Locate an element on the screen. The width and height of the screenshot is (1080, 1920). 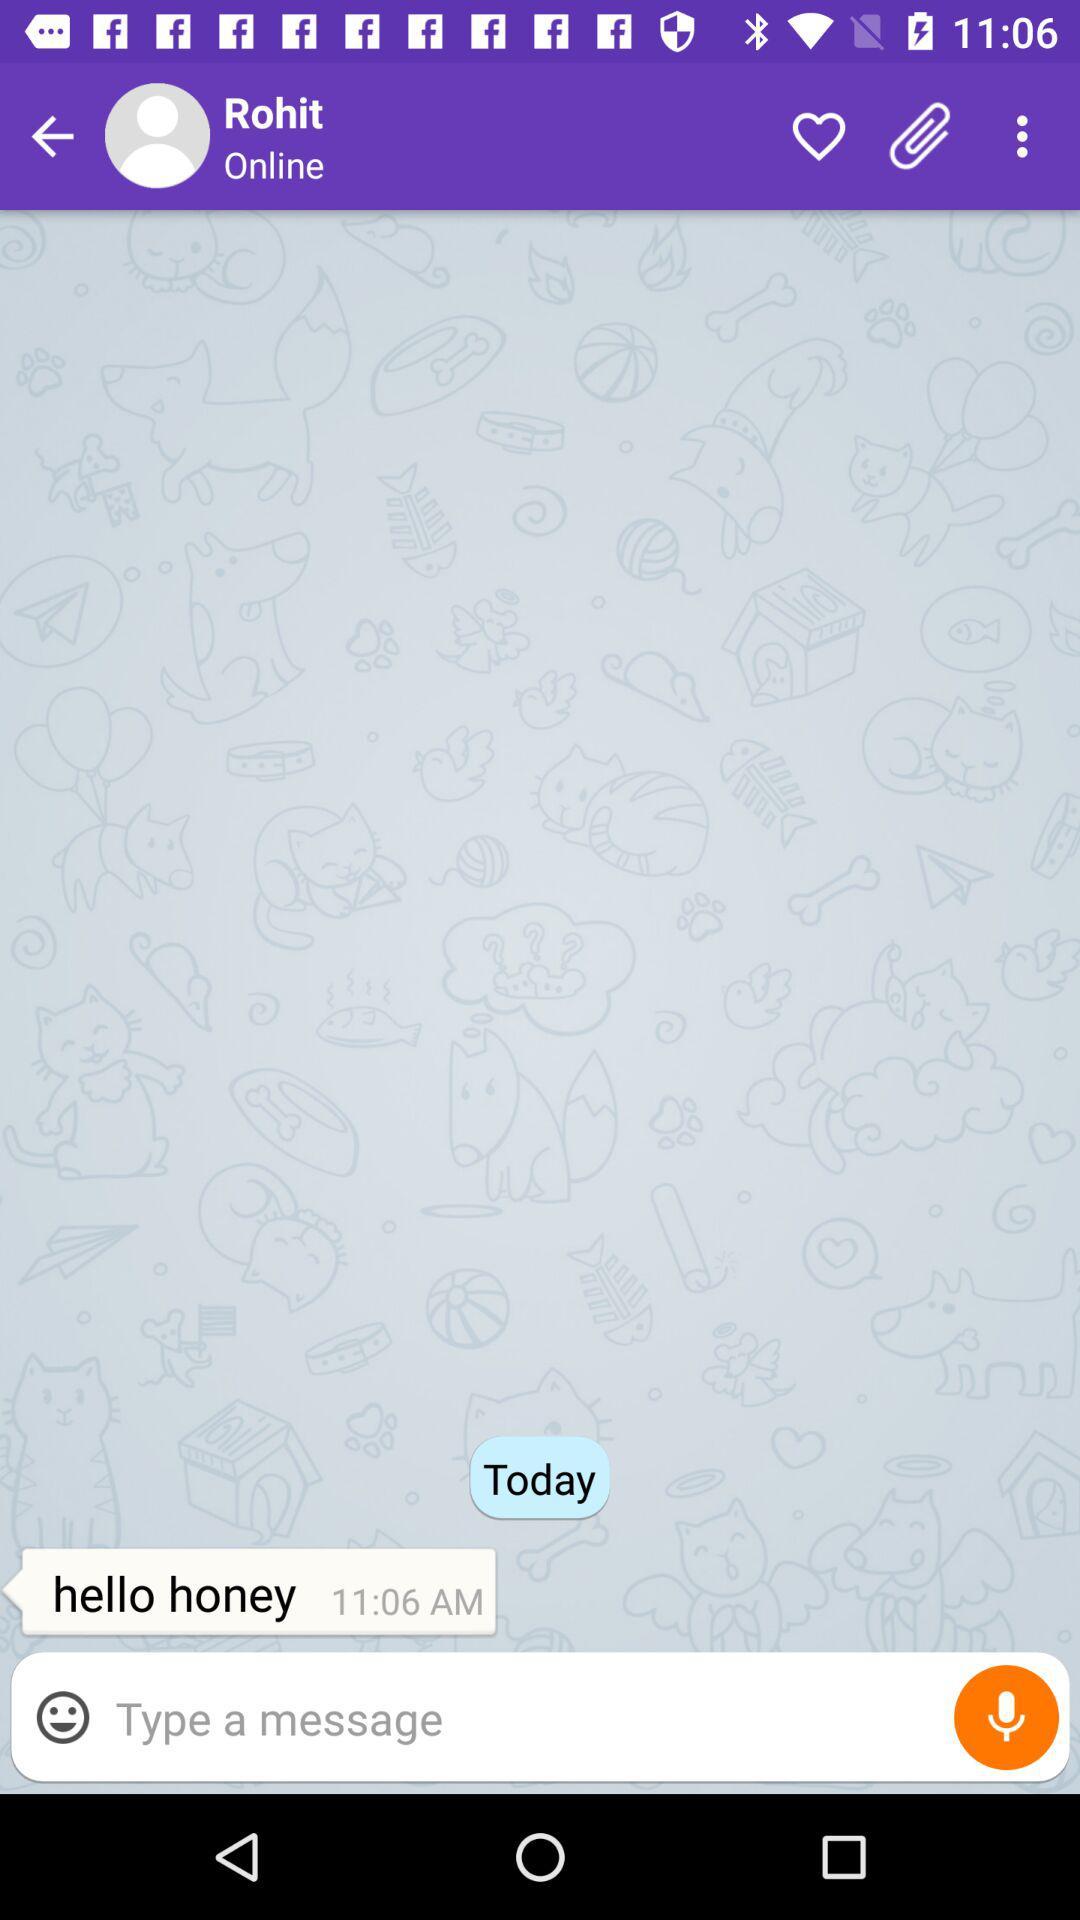
type a message is located at coordinates (582, 1716).